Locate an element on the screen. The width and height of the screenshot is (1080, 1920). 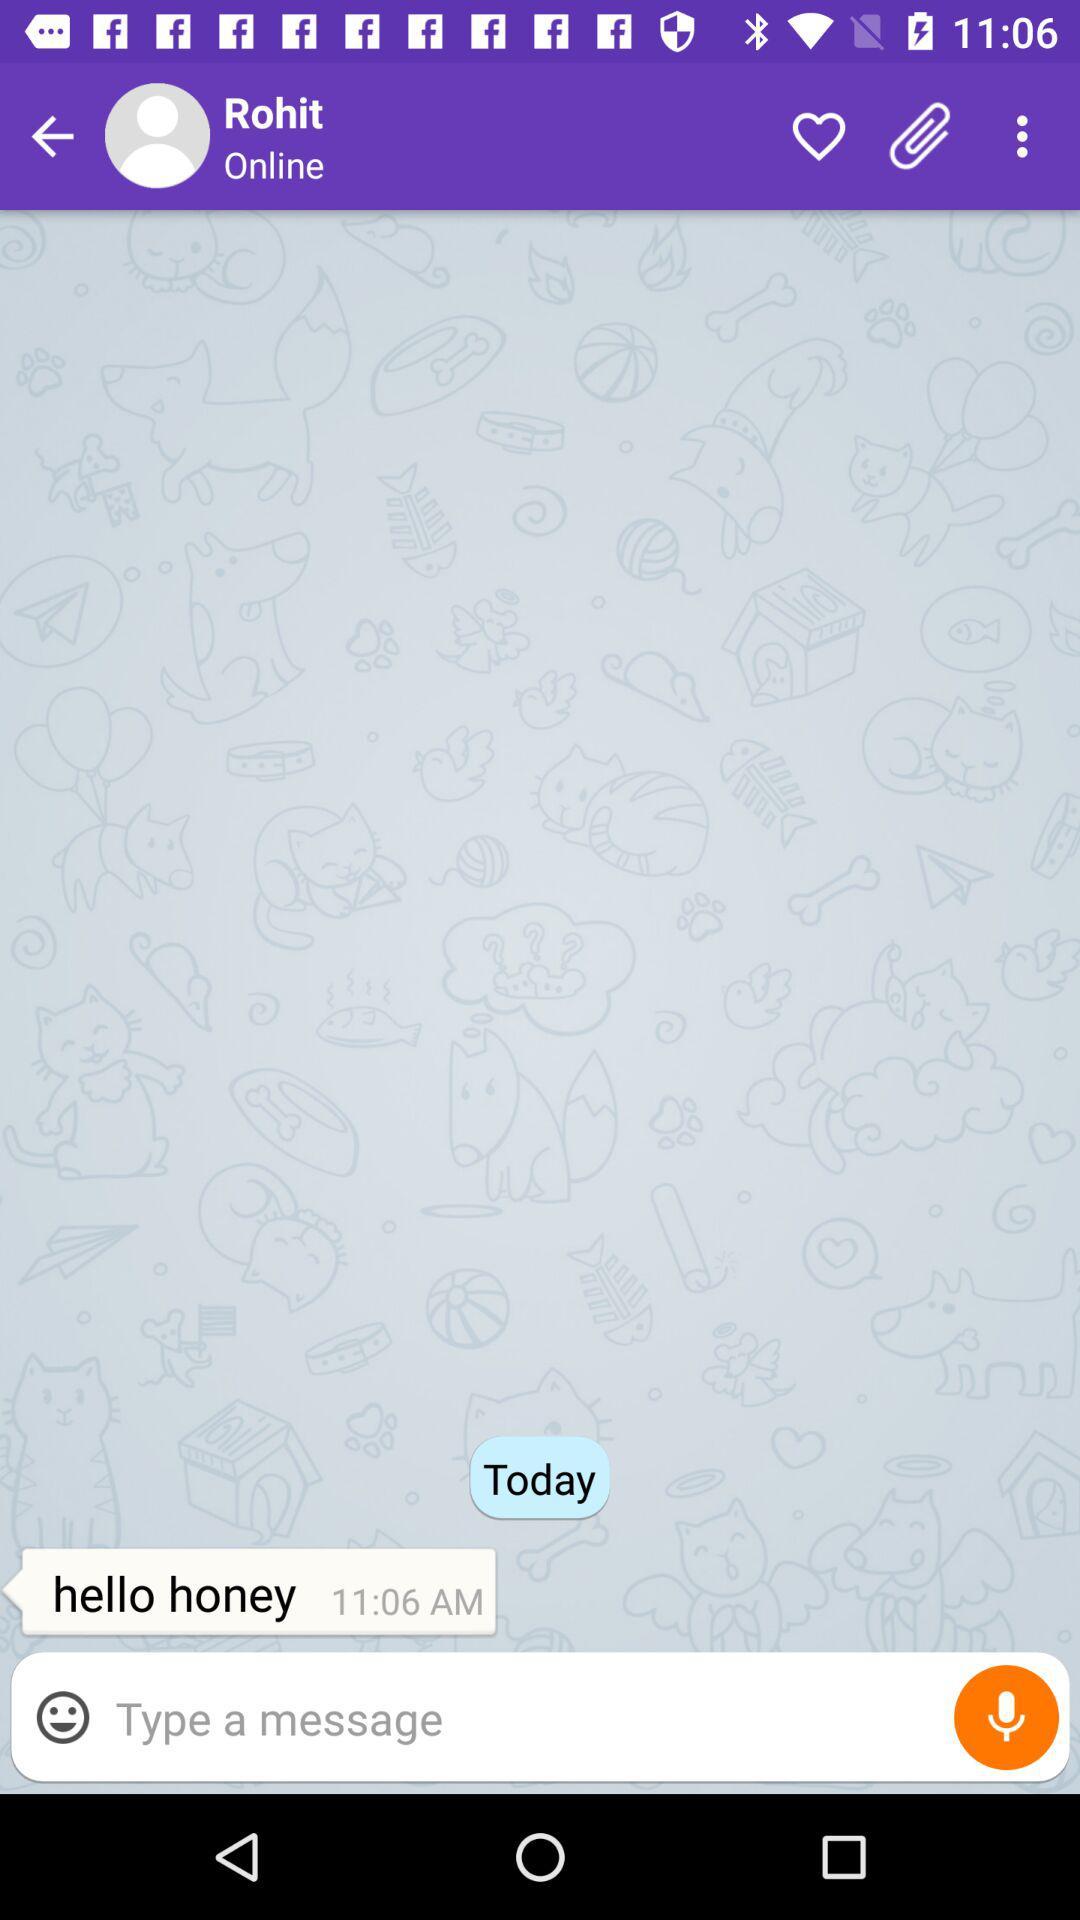
type a message is located at coordinates (582, 1716).